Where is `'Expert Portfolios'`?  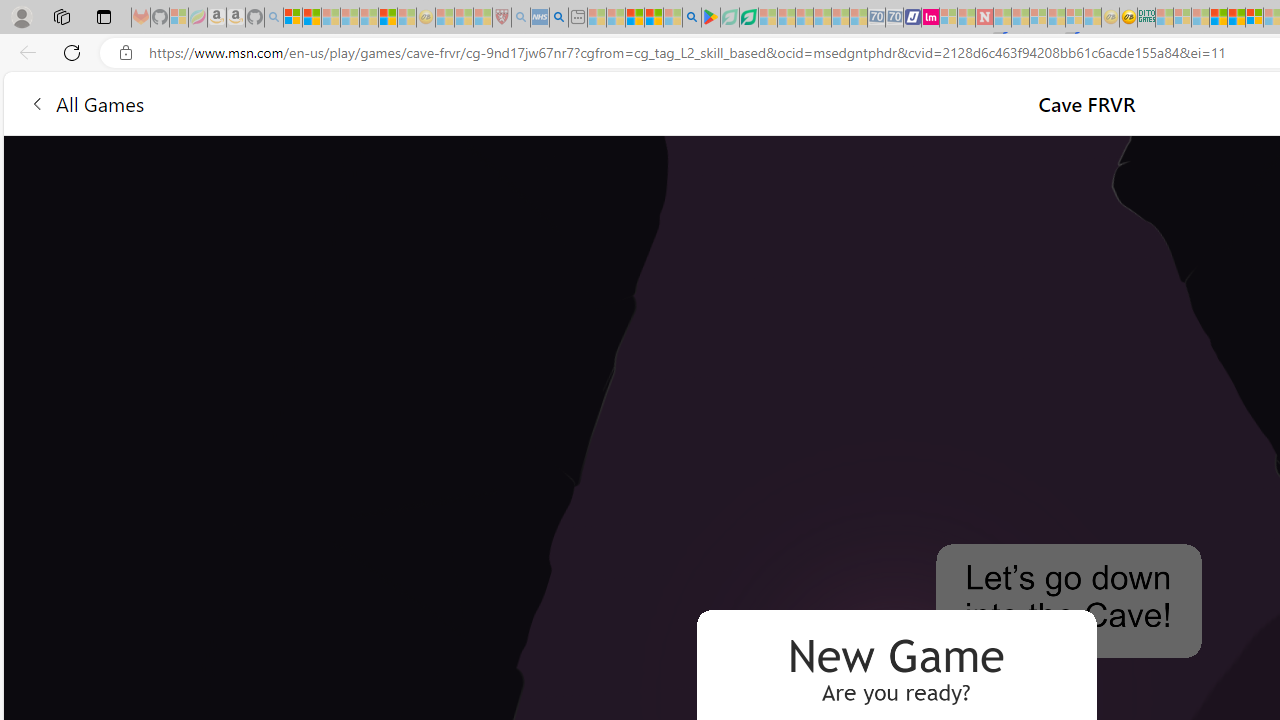
'Expert Portfolios' is located at coordinates (1217, 17).